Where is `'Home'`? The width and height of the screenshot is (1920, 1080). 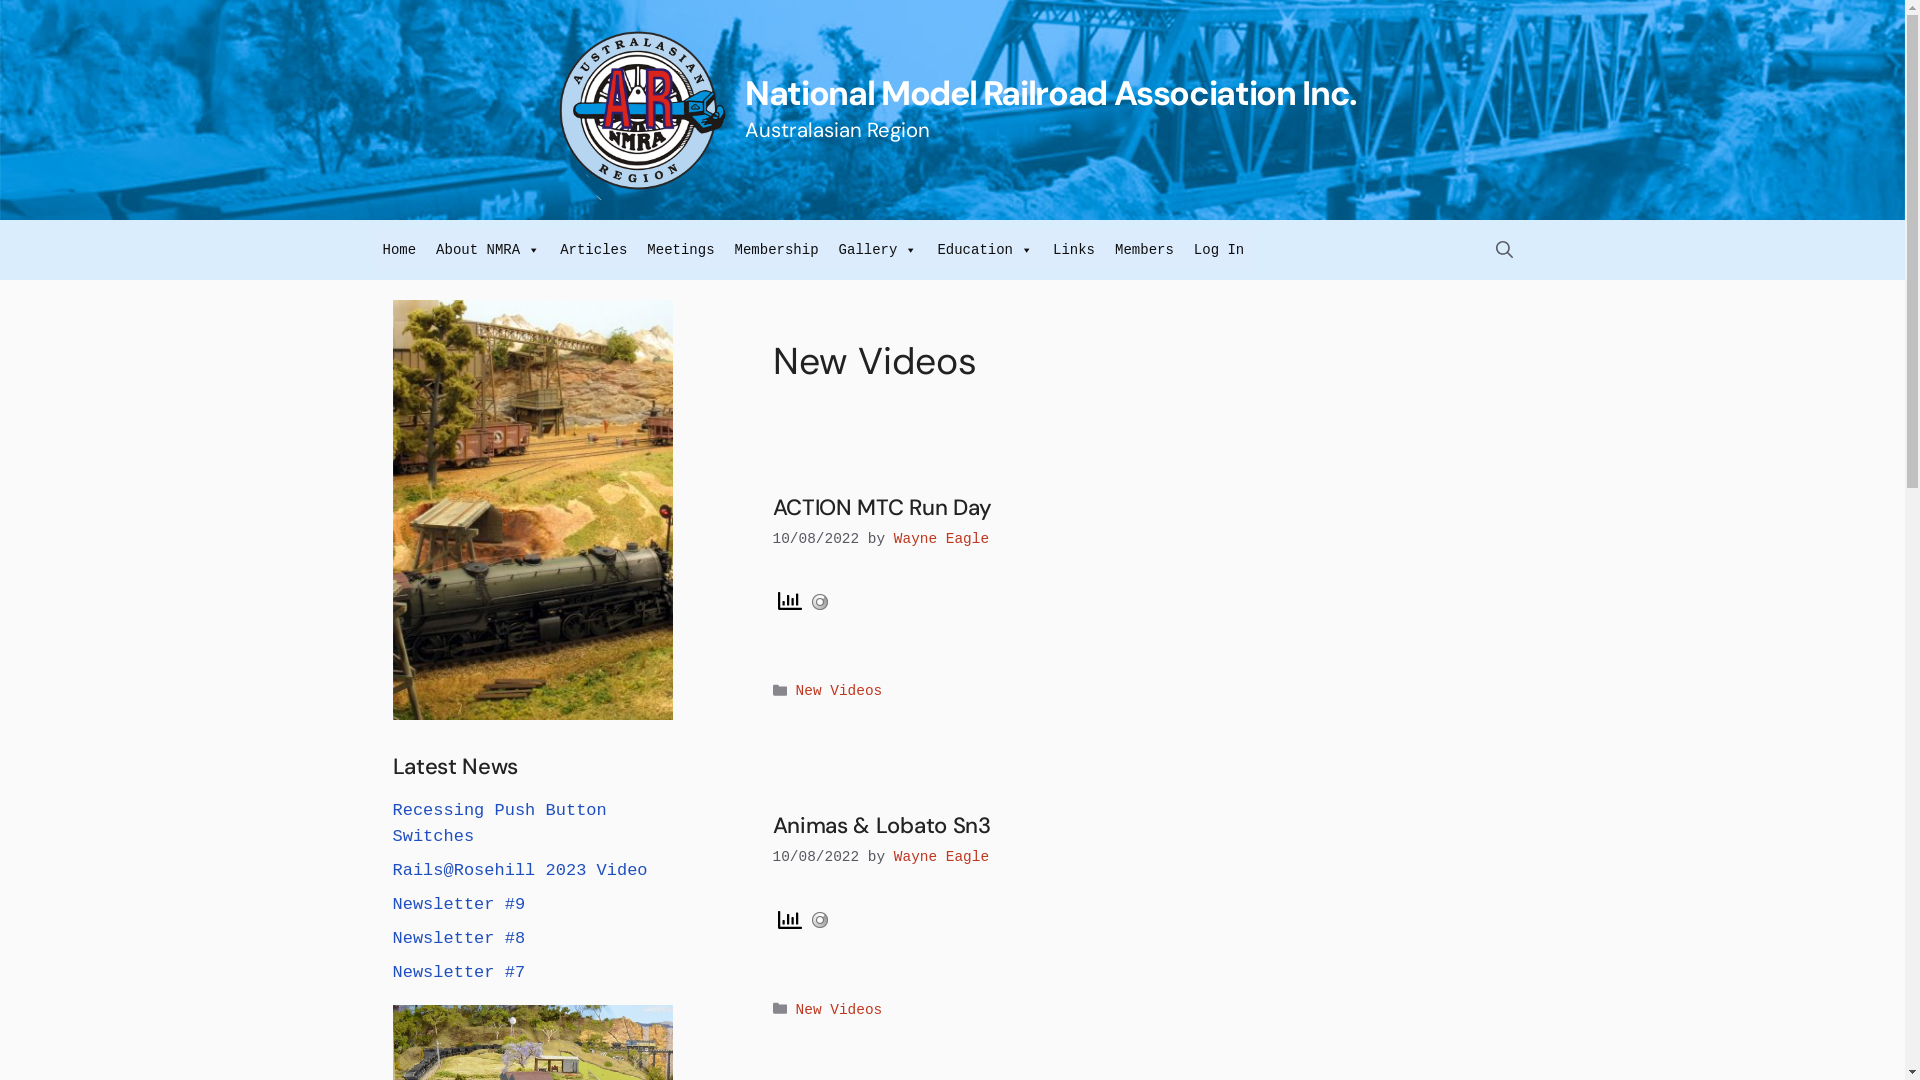
'Home' is located at coordinates (398, 249).